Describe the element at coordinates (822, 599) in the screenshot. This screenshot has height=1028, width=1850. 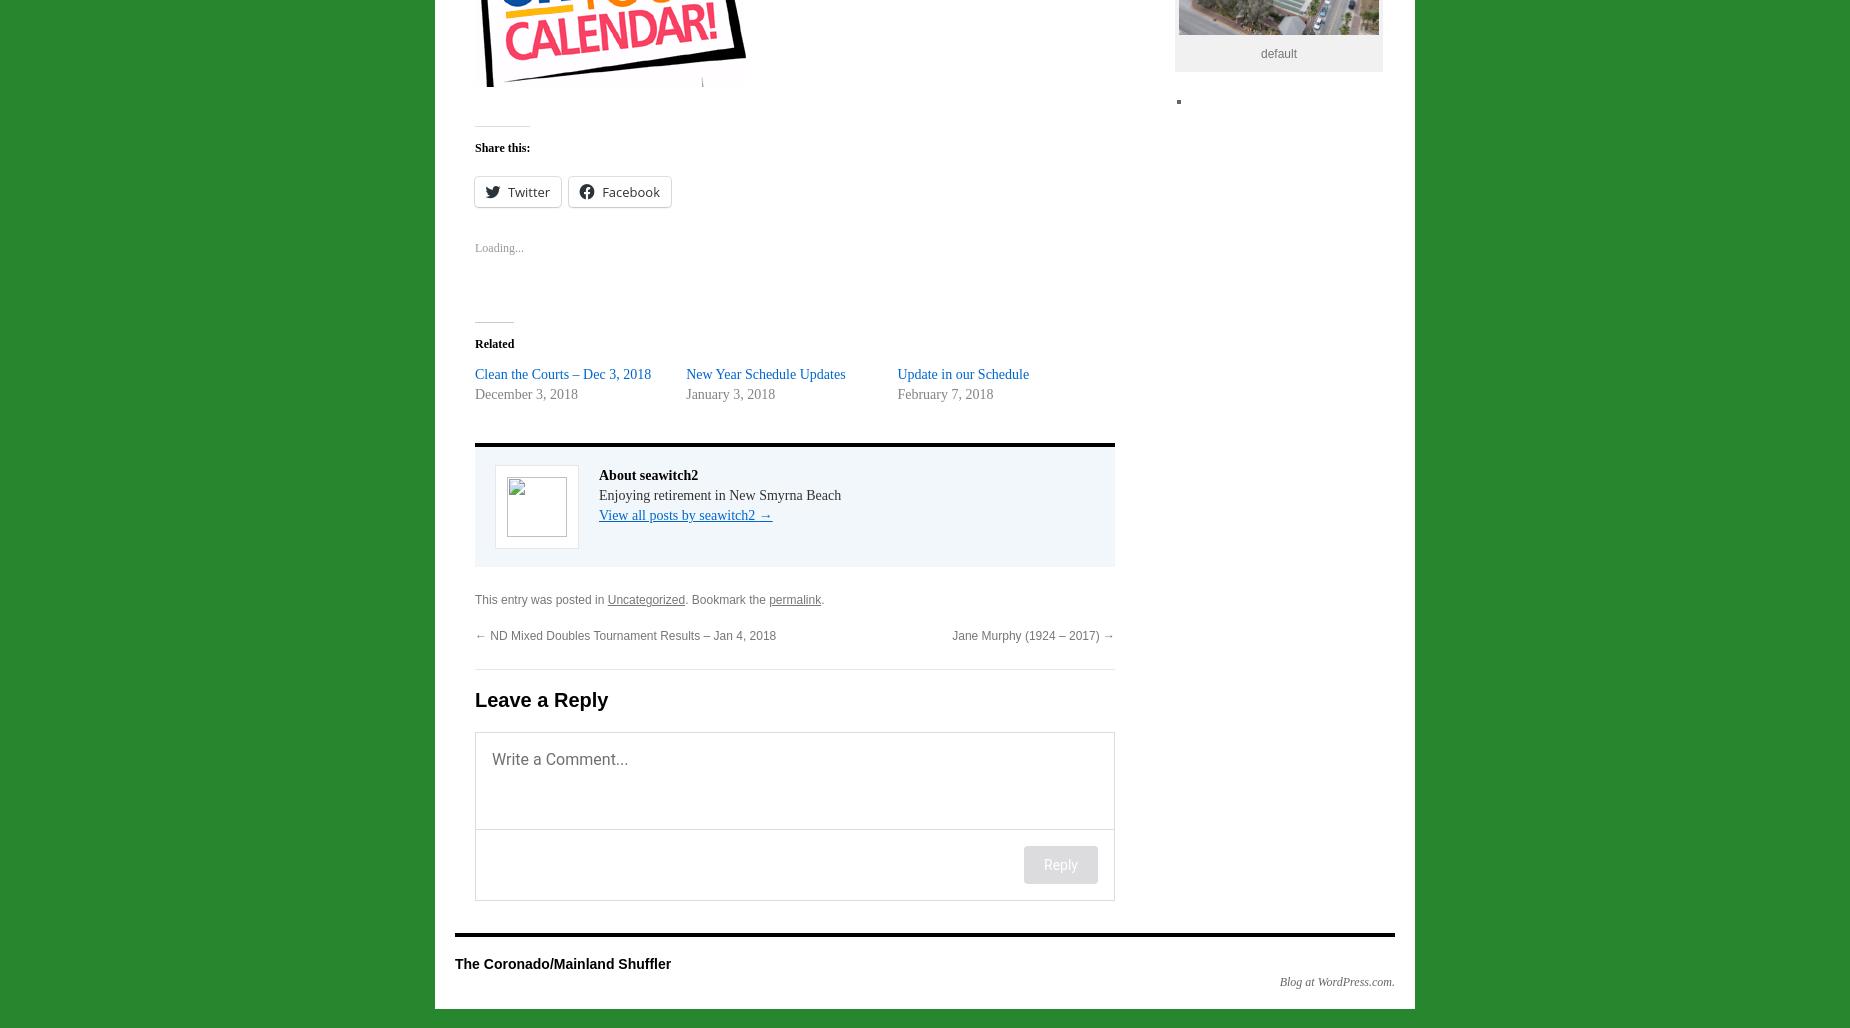
I see `'.'` at that location.